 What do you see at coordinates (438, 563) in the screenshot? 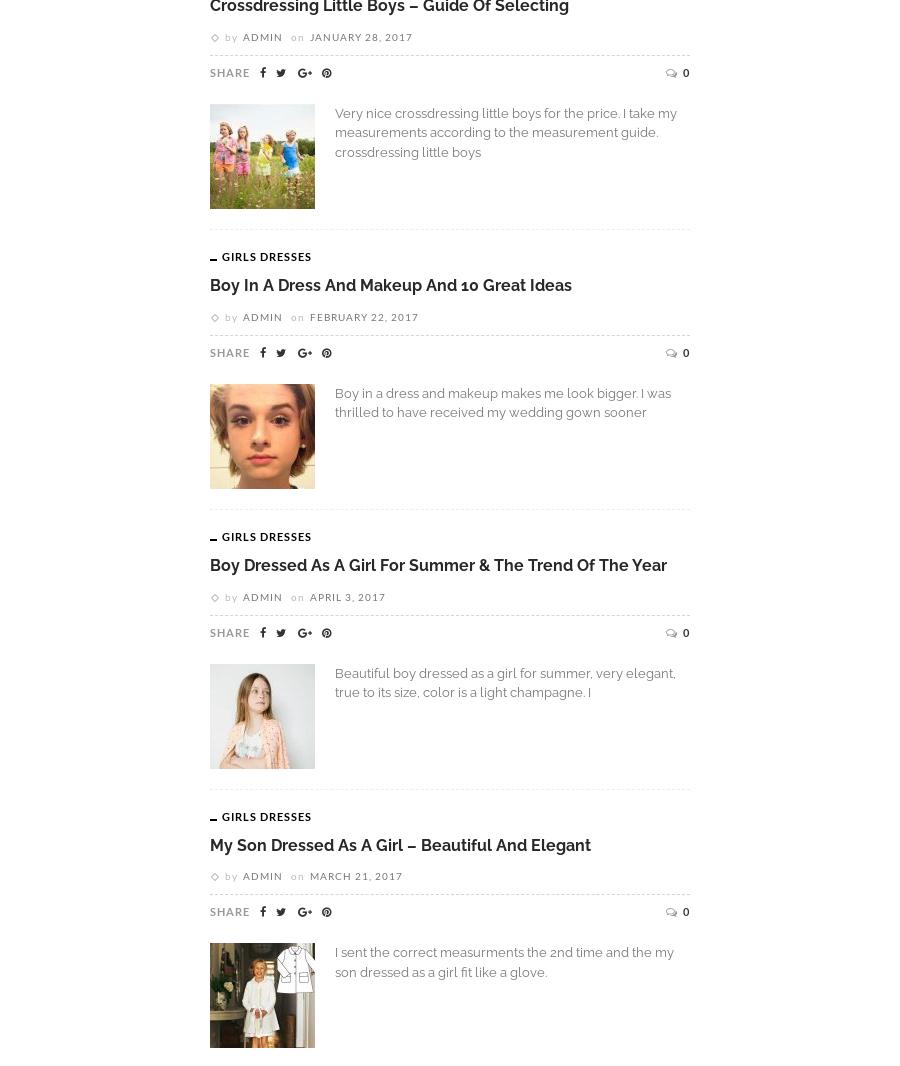
I see `'Boy Dressed As A Girl For Summer & The Trend Of The Year'` at bounding box center [438, 563].